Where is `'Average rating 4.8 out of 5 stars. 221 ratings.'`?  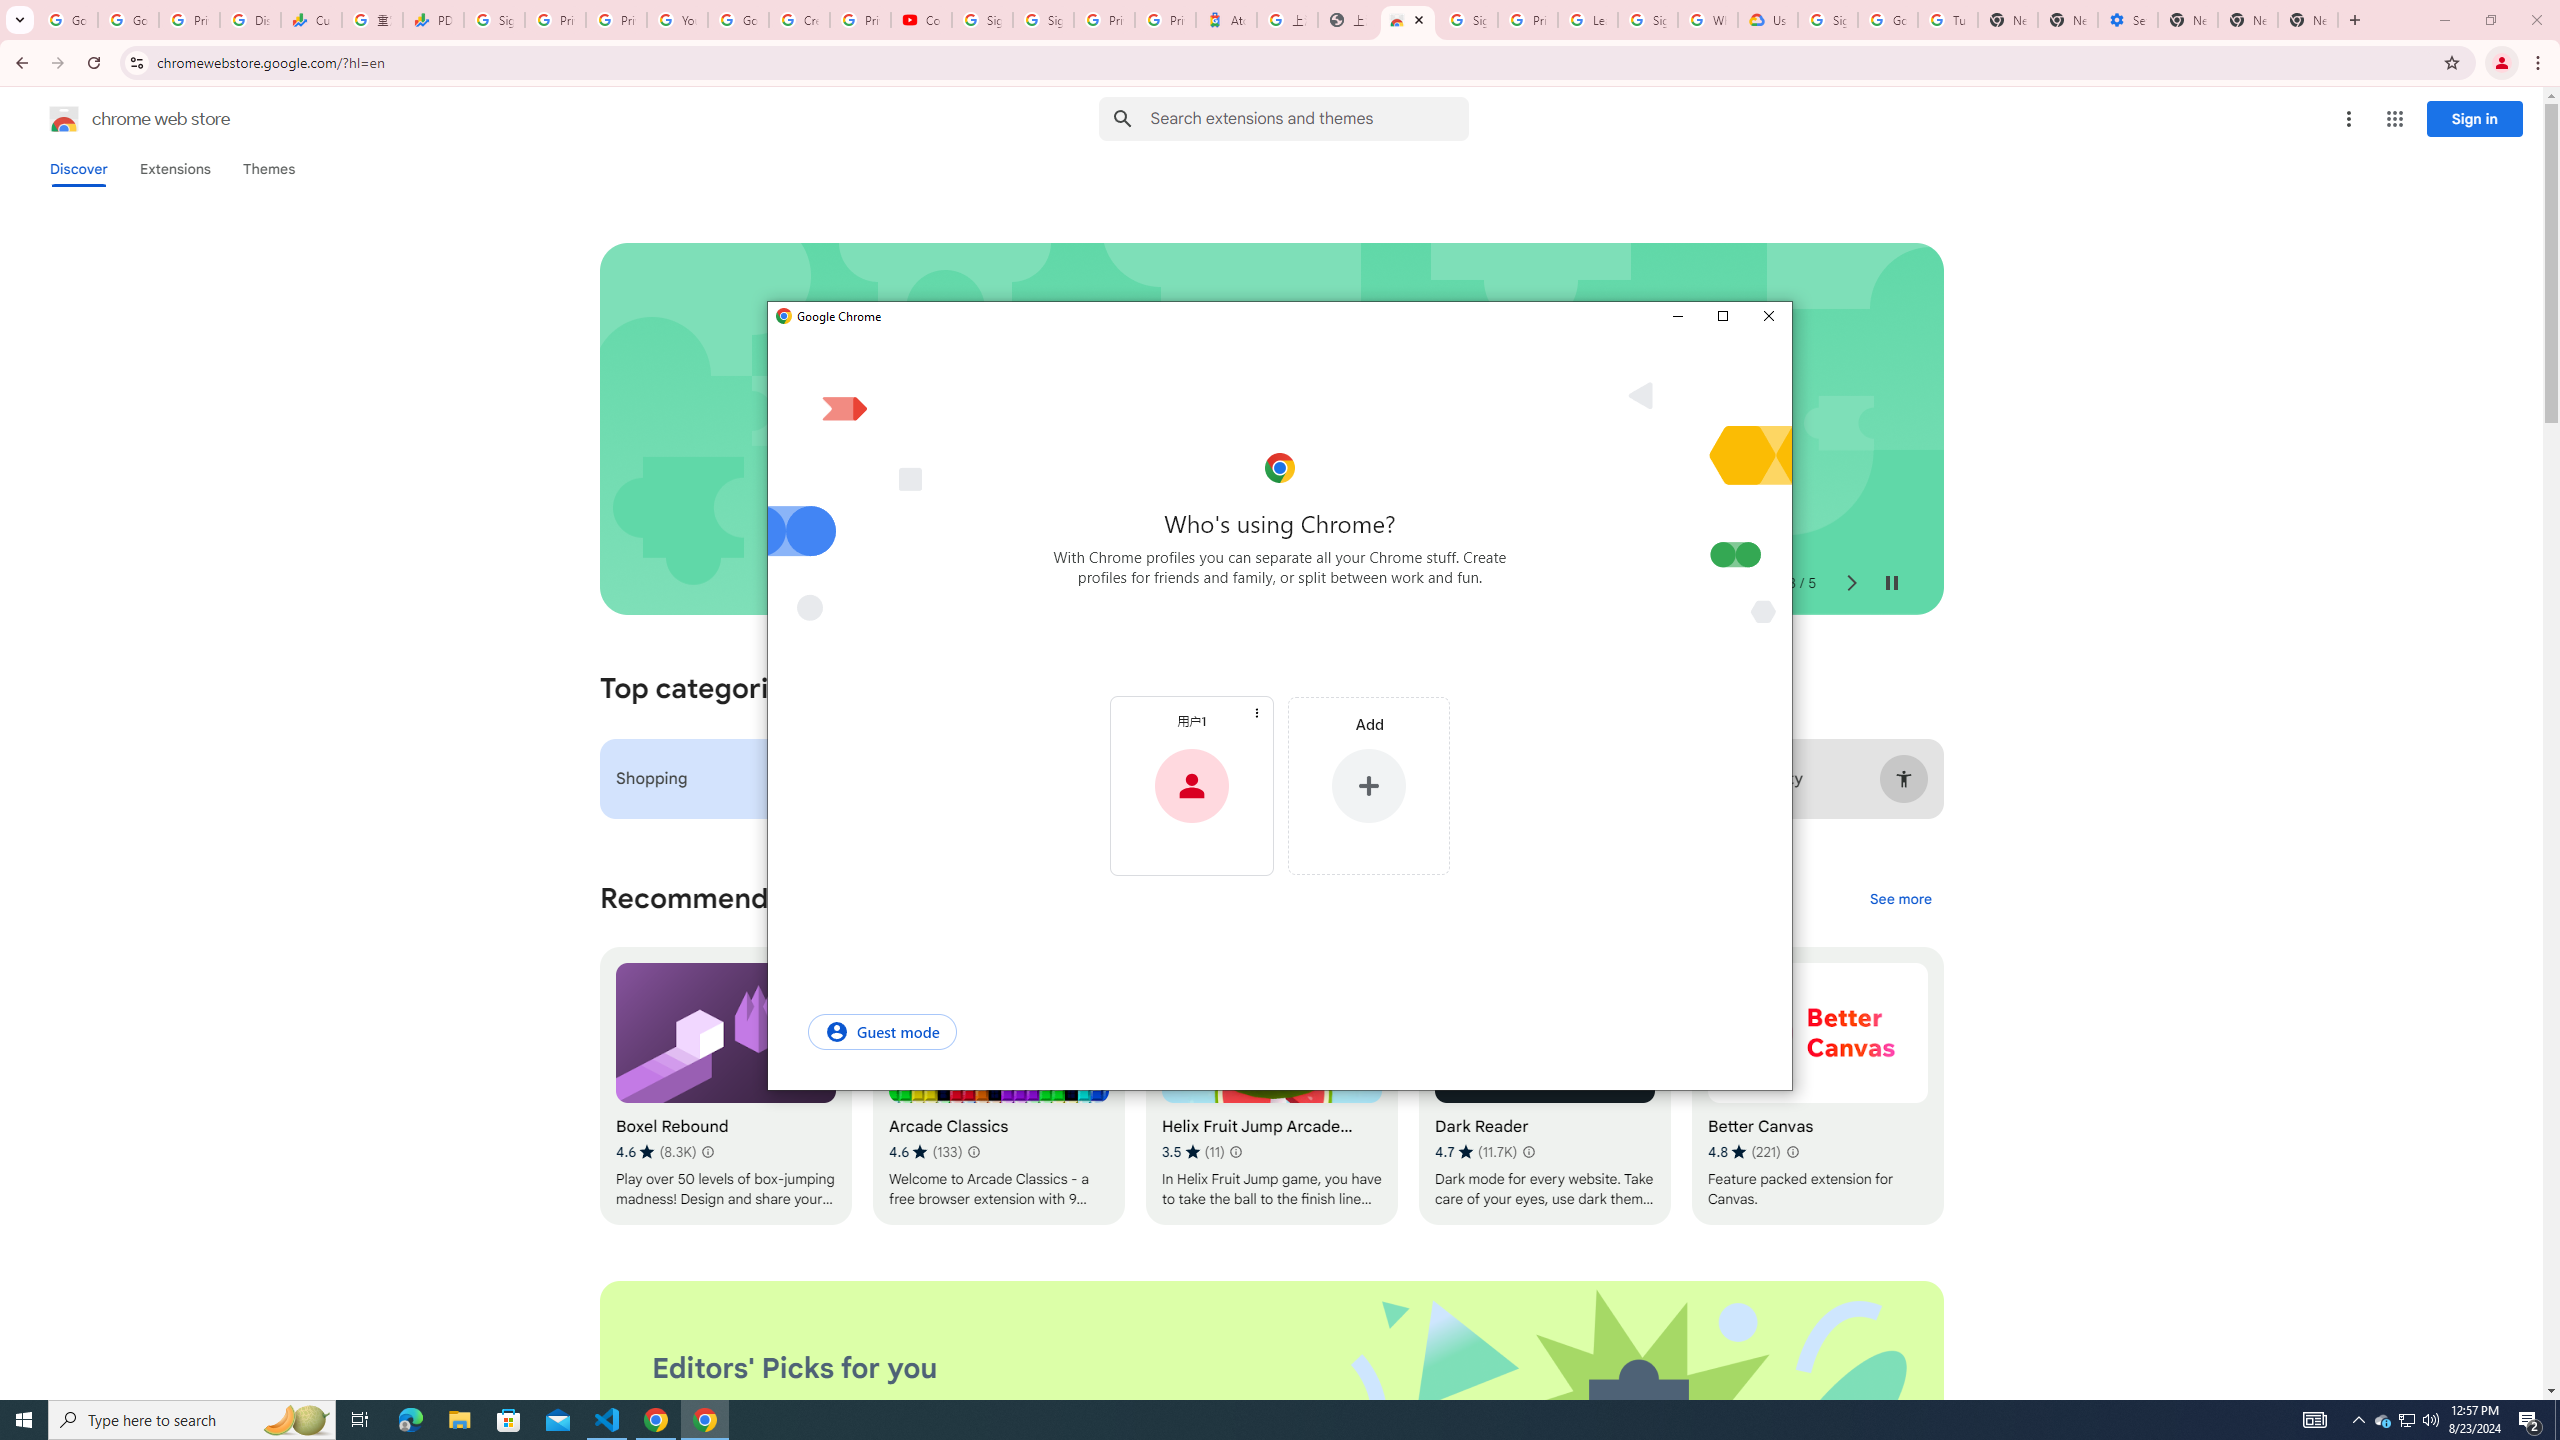
'Average rating 4.8 out of 5 stars. 221 ratings.' is located at coordinates (1744, 1152).